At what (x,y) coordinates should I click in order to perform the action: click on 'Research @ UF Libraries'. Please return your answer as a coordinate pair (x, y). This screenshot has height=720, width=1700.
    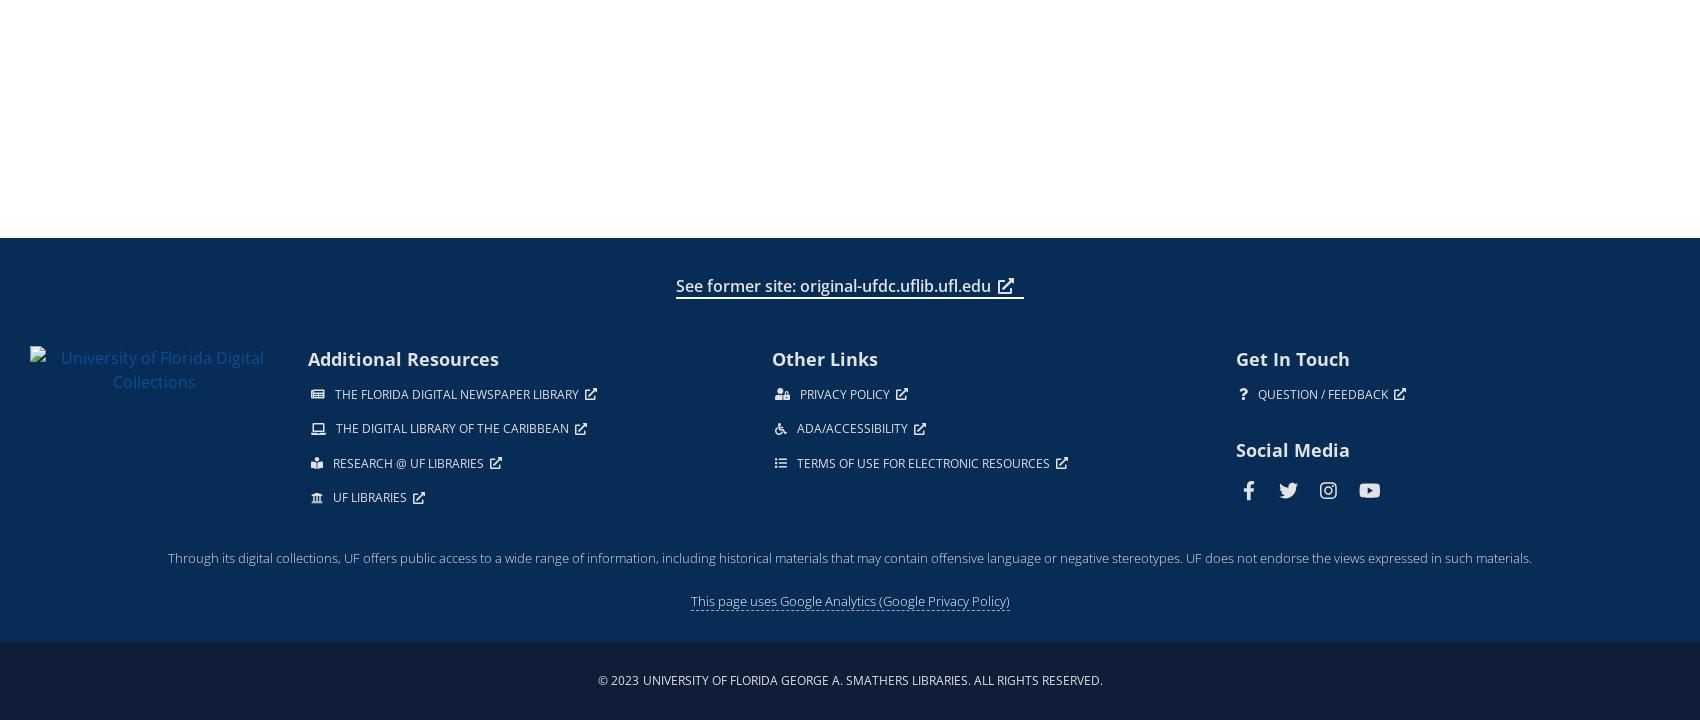
    Looking at the image, I should click on (407, 462).